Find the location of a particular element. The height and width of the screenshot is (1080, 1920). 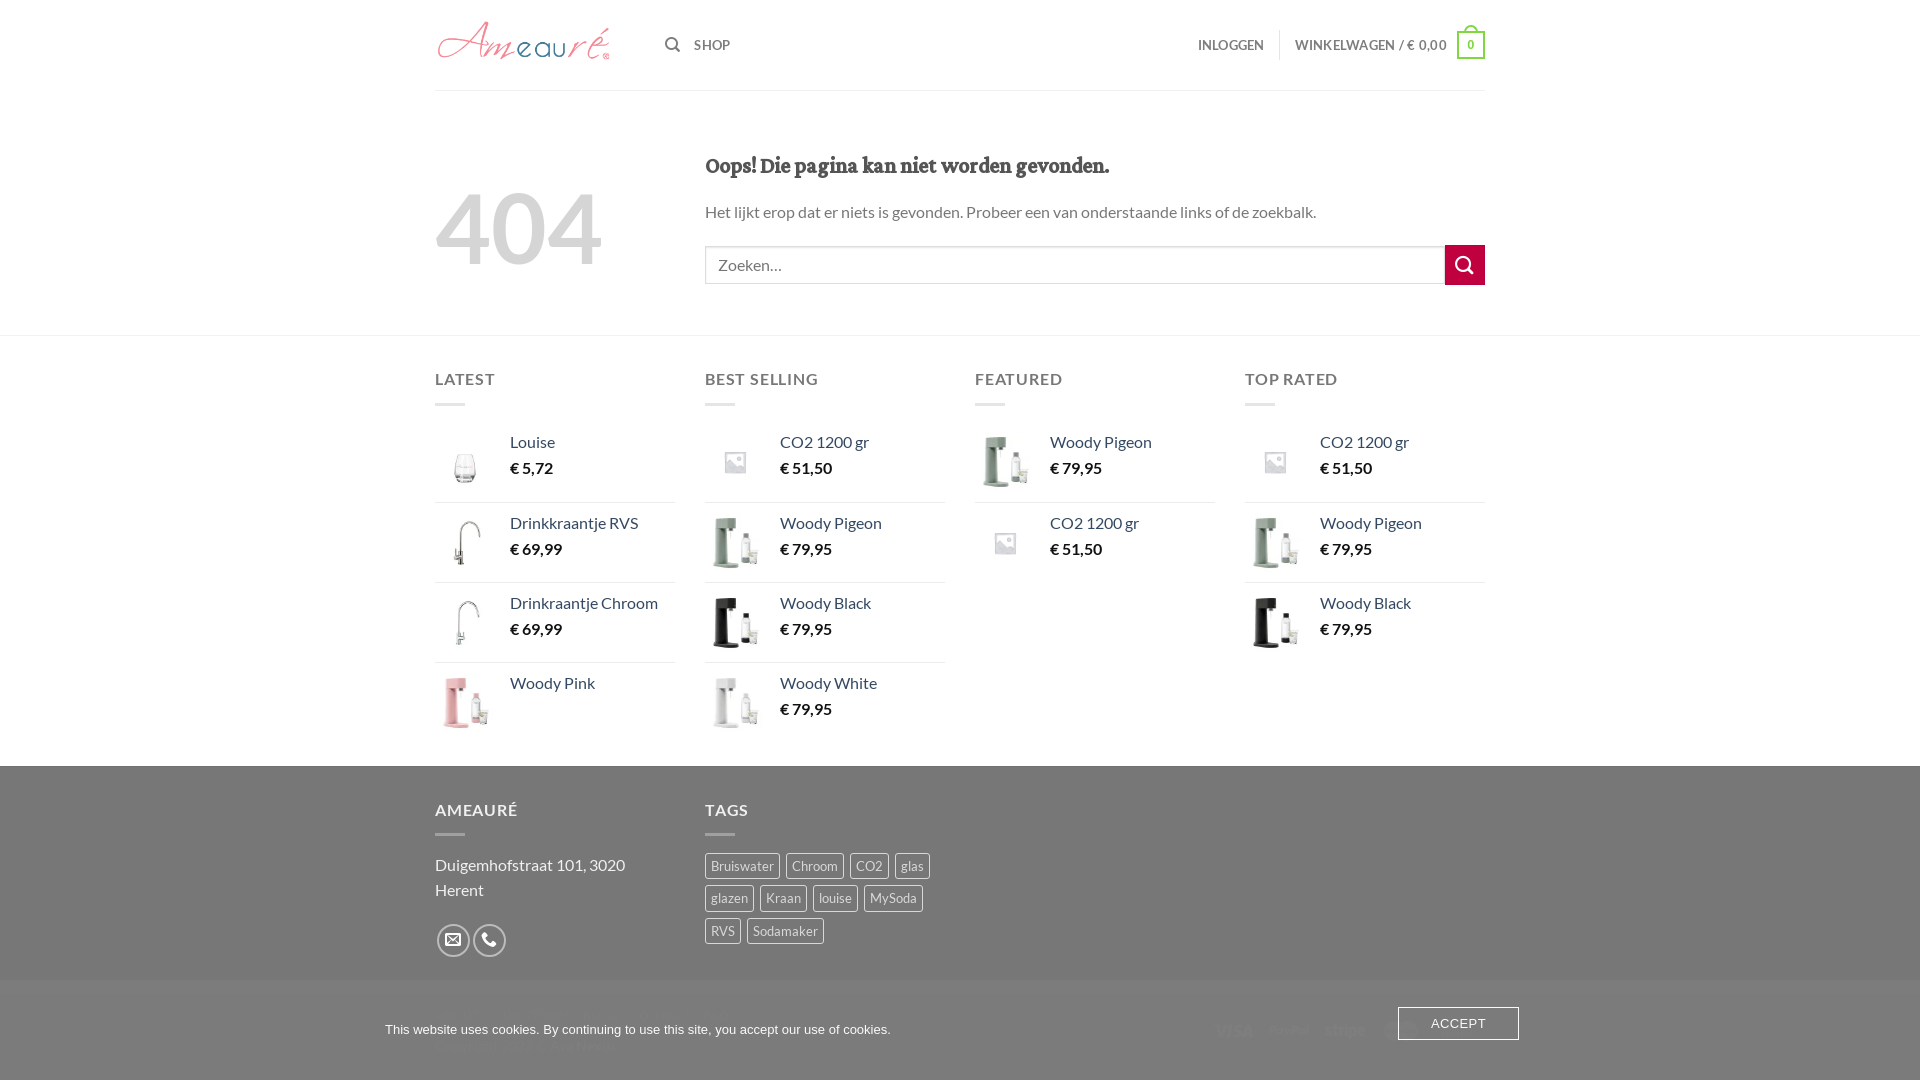

'Woody Black' is located at coordinates (1320, 602).